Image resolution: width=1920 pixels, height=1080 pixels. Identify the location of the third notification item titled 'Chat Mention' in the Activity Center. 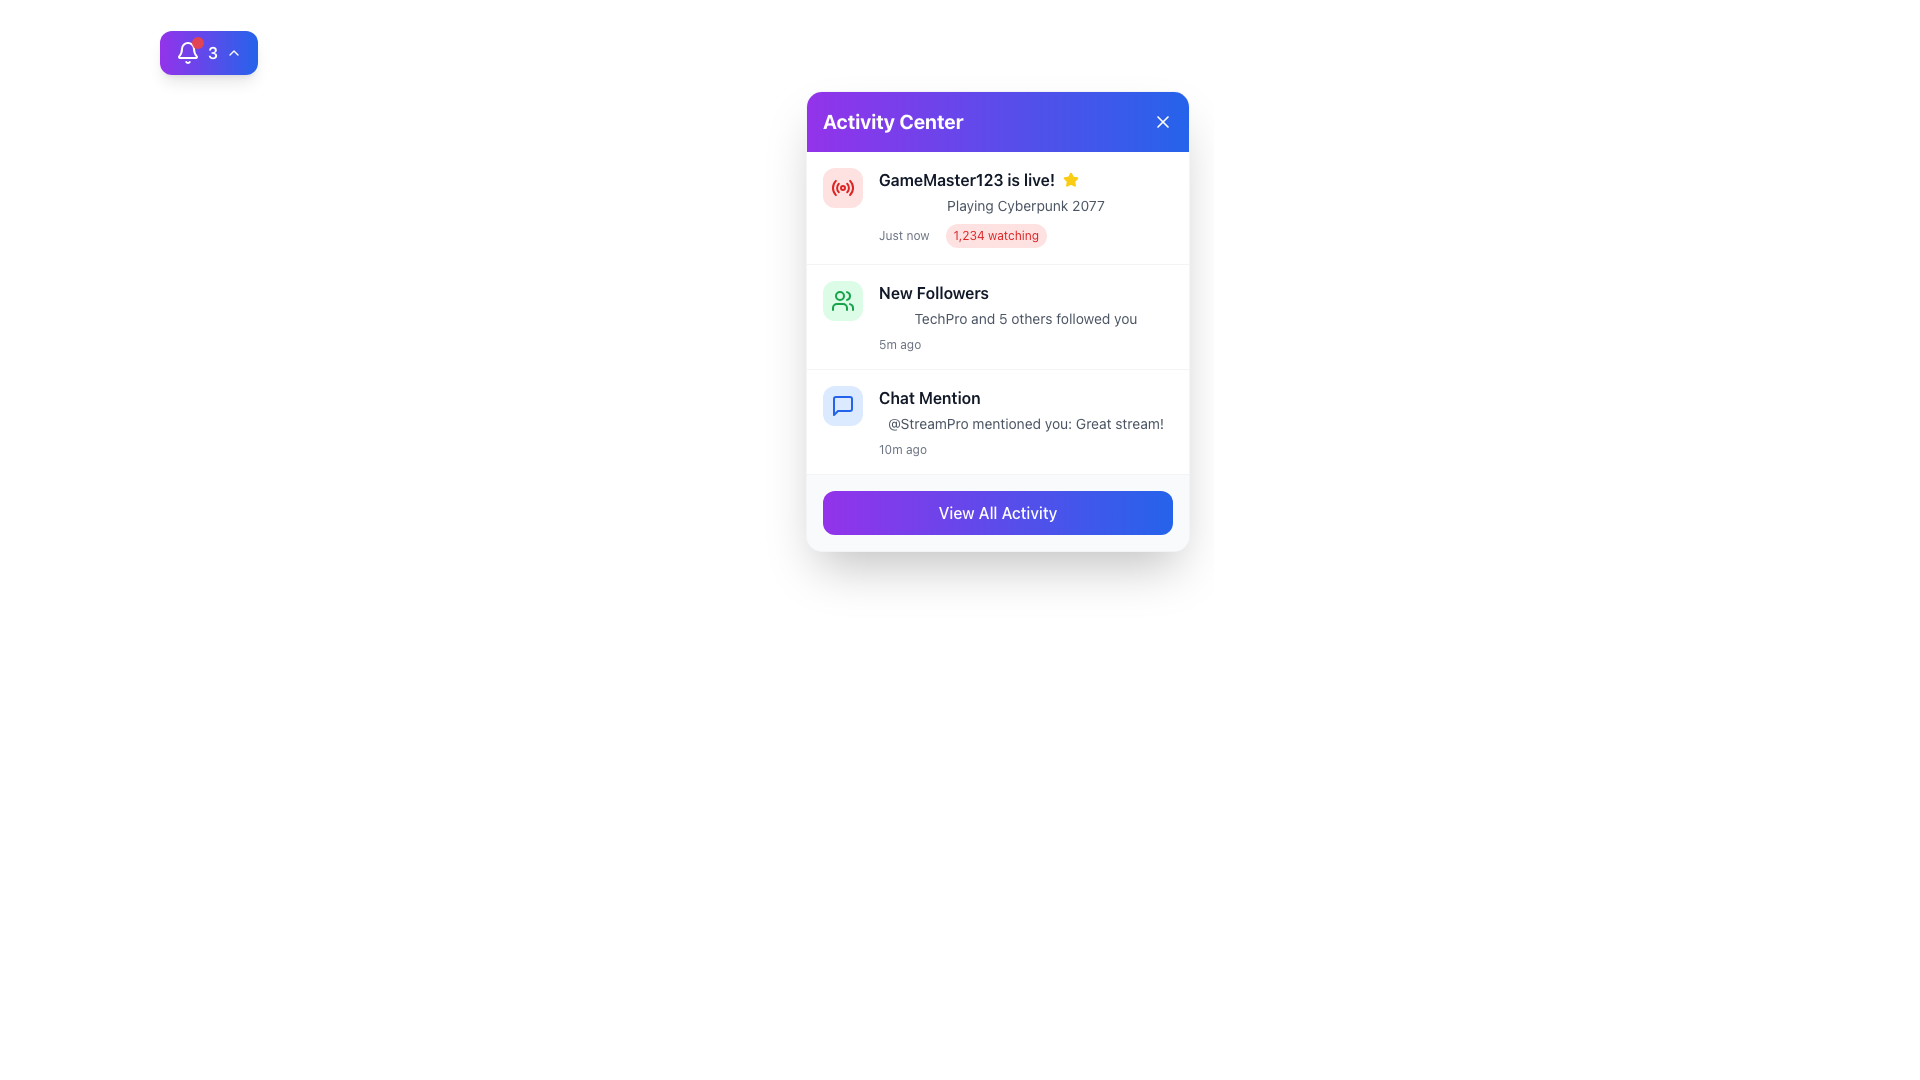
(1026, 420).